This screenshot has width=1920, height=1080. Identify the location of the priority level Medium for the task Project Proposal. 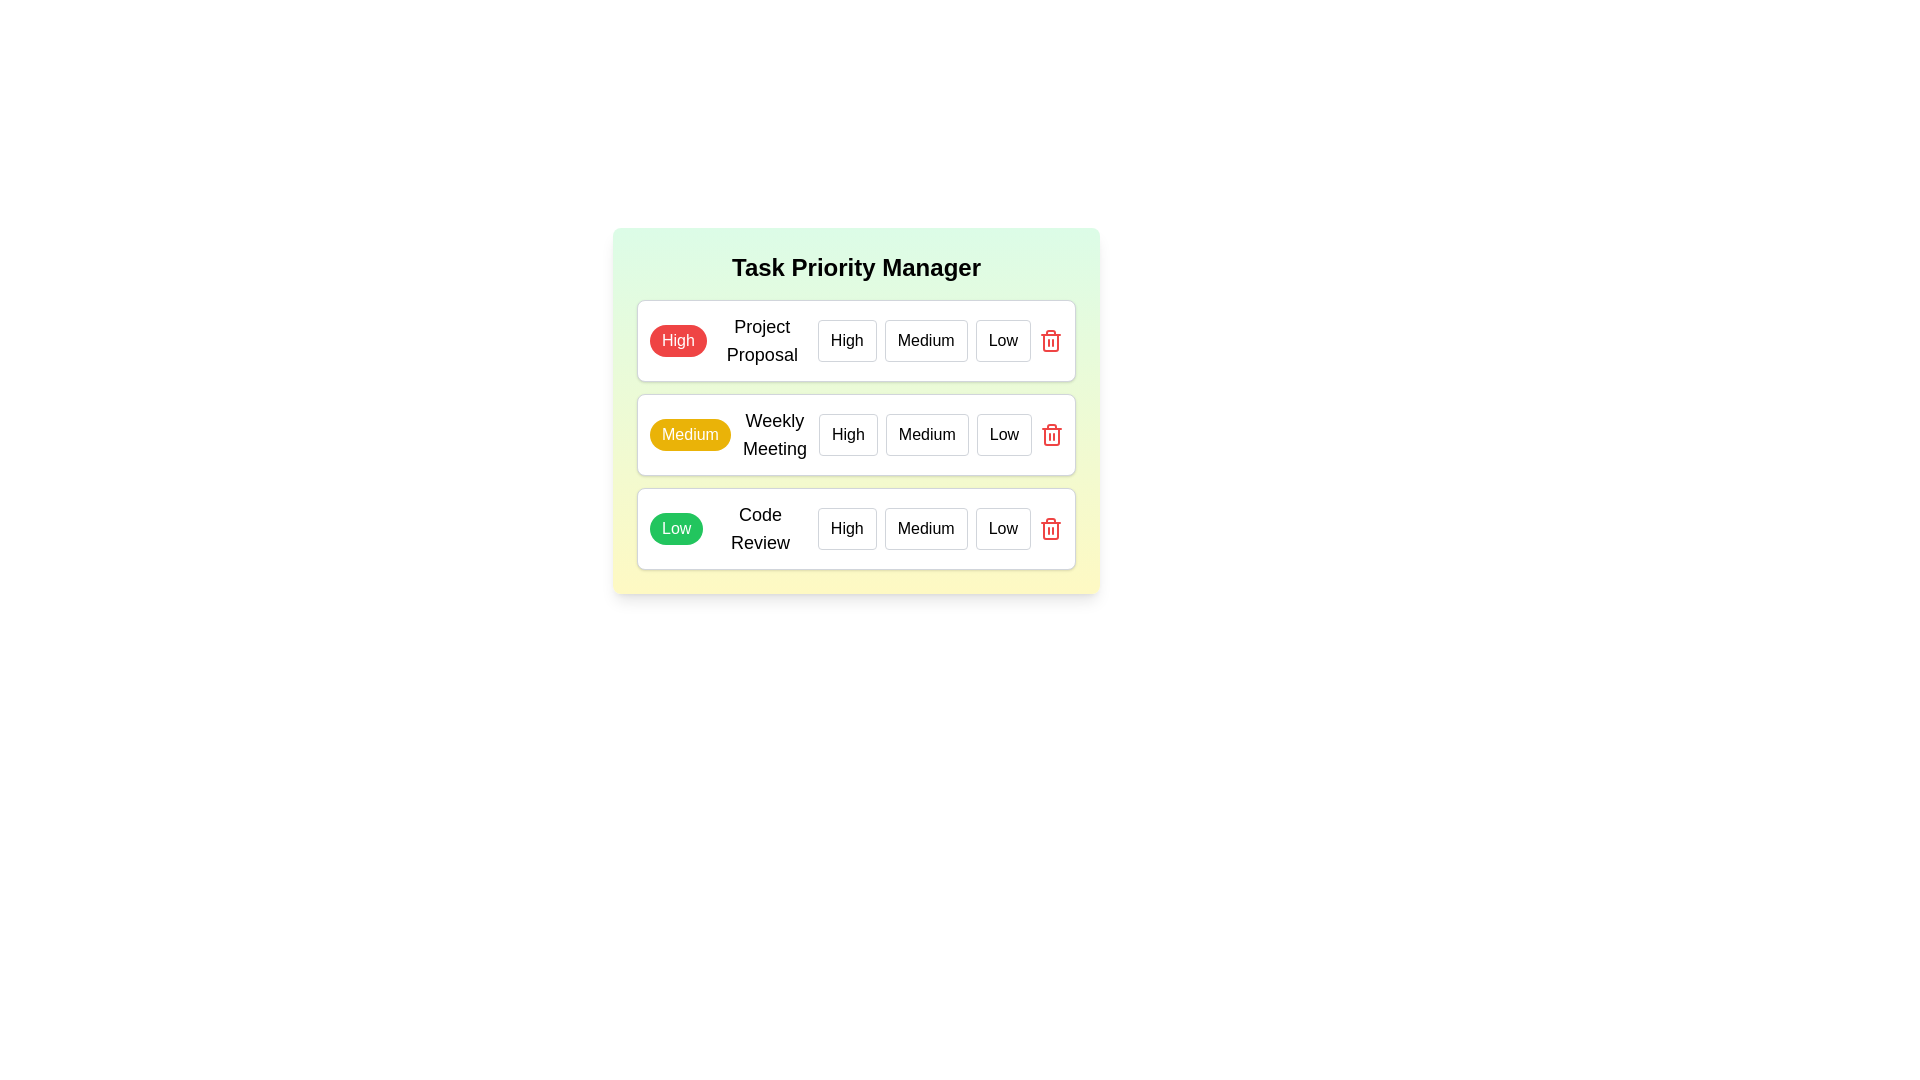
(925, 339).